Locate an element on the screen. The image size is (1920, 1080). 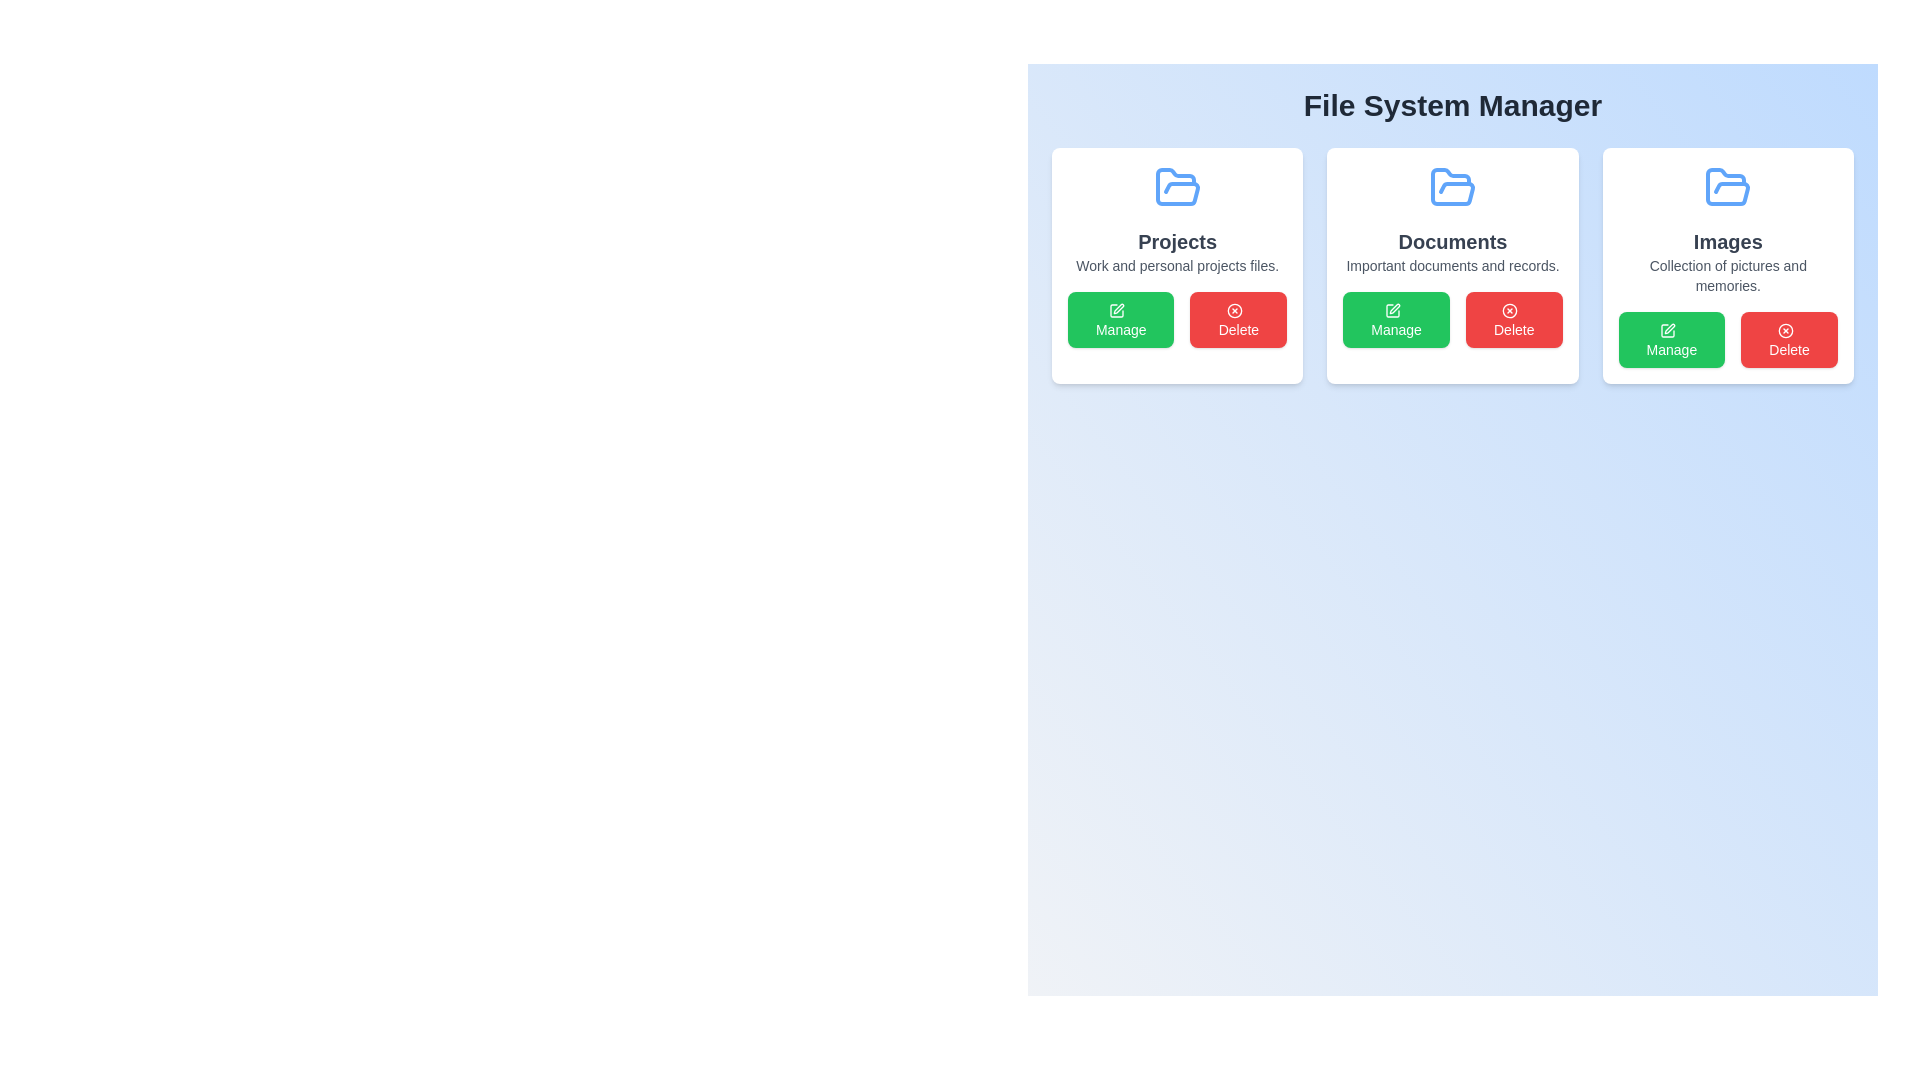
the text label that identifies the card, positioned below the folder icon and above the descriptive text in the leftmost card is located at coordinates (1177, 241).